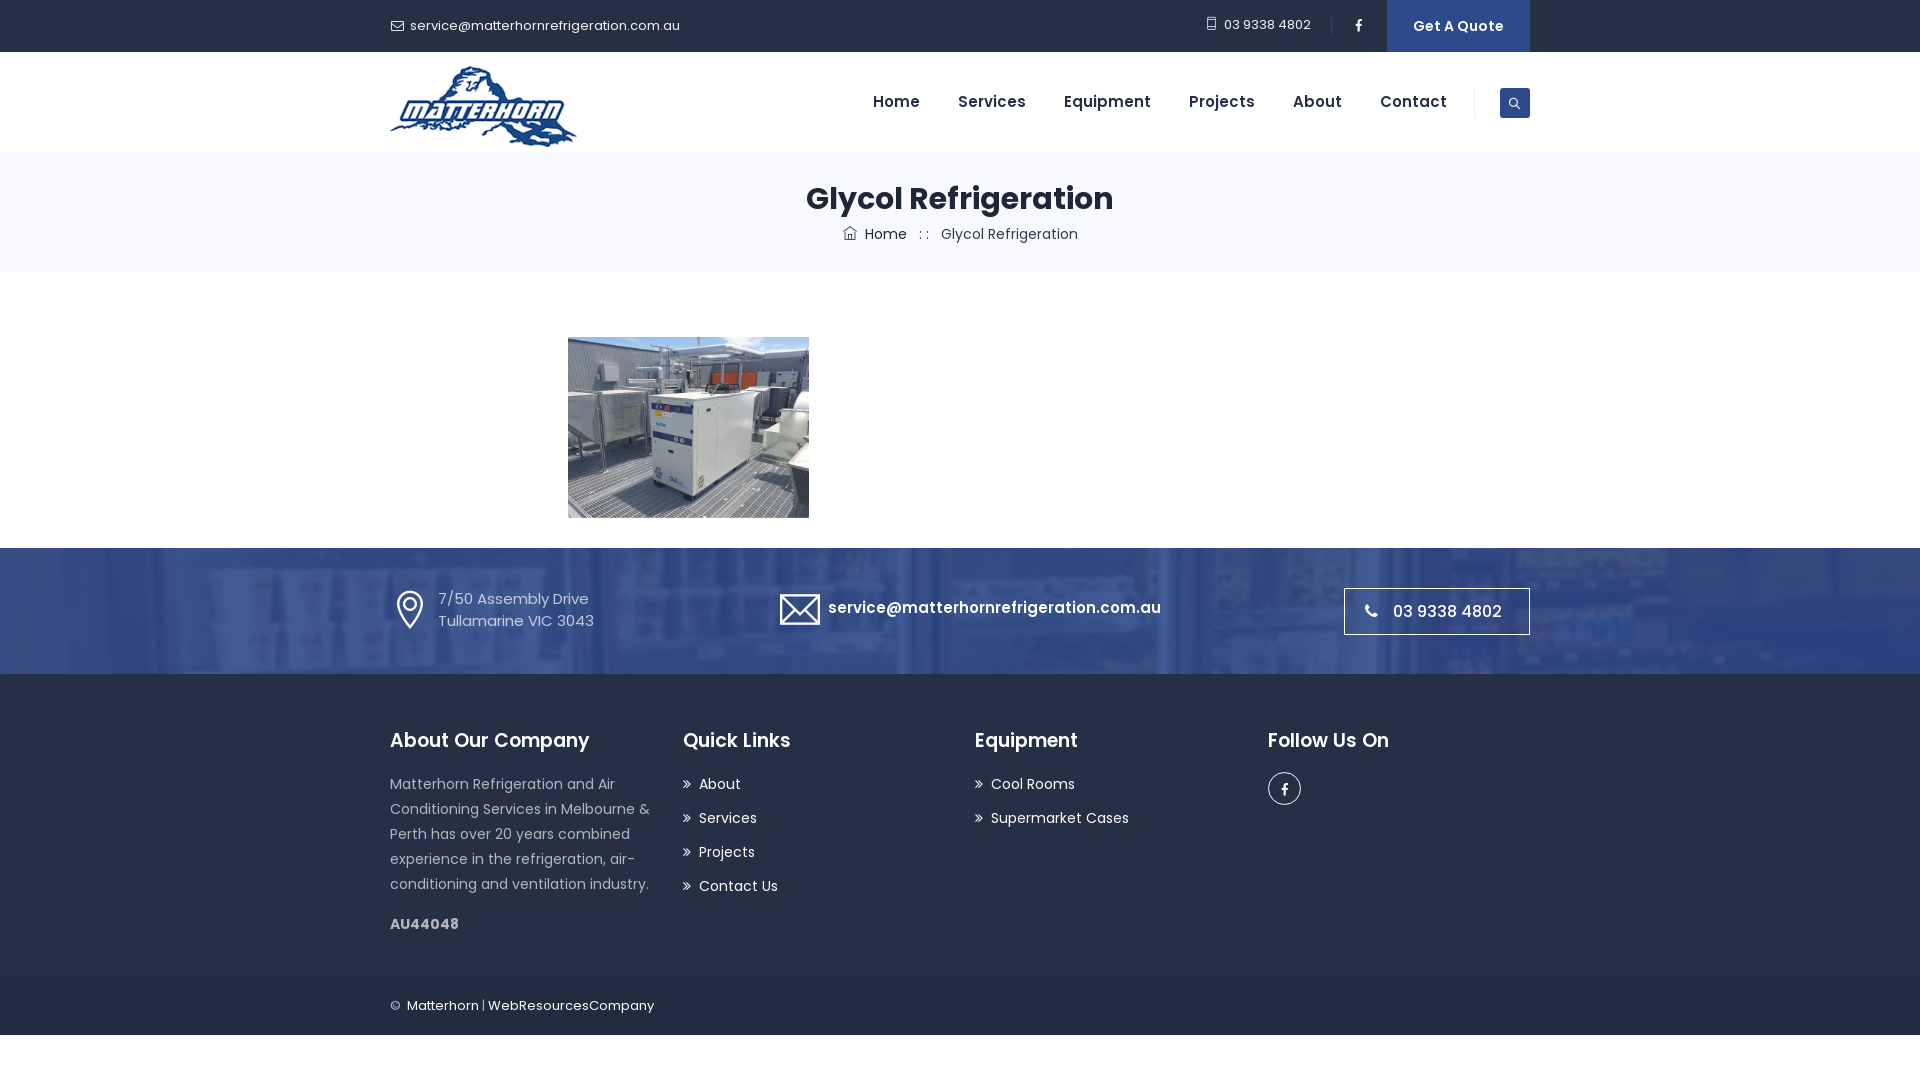 The height and width of the screenshot is (1080, 1920). What do you see at coordinates (1221, 101) in the screenshot?
I see `'Projects'` at bounding box center [1221, 101].